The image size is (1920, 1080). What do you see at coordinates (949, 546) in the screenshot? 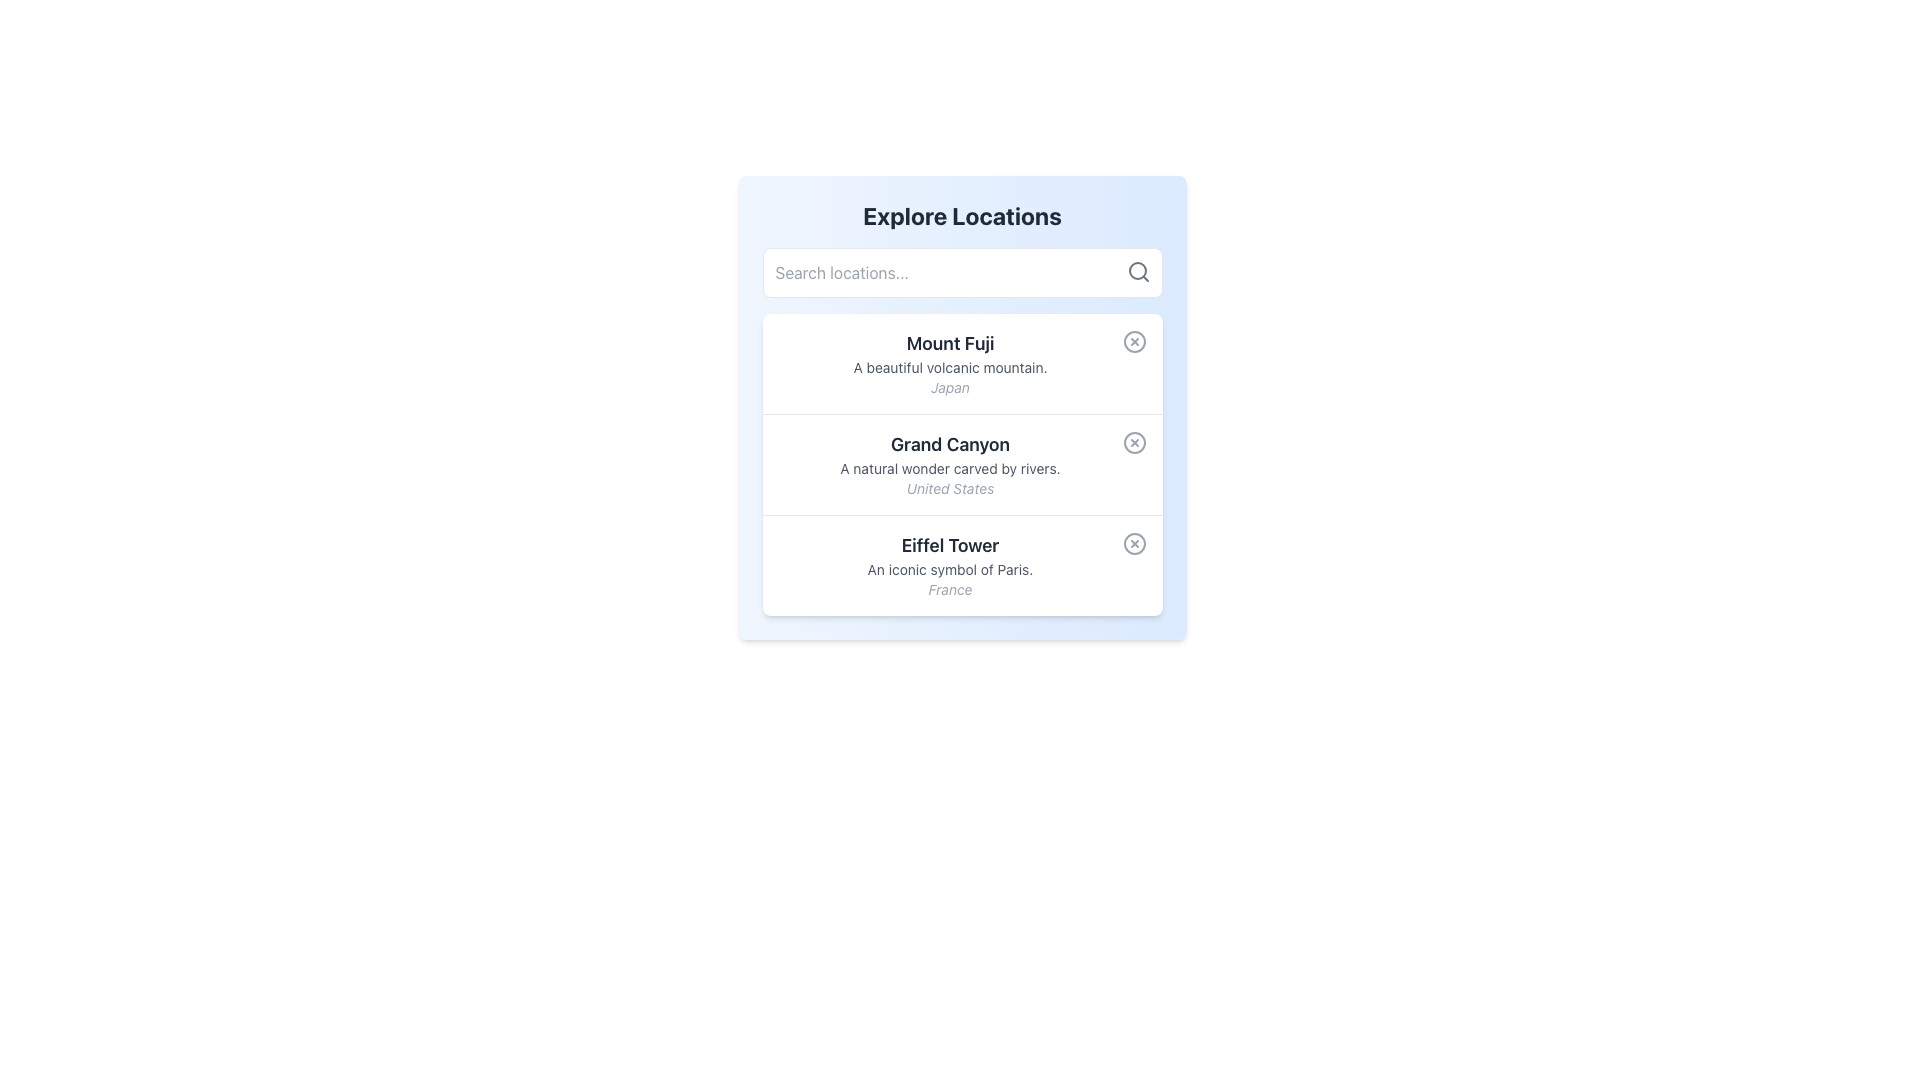
I see `the text label that serves as the title for the card representing the Eiffel Tower, located in the third card of a vertically stacked list` at bounding box center [949, 546].